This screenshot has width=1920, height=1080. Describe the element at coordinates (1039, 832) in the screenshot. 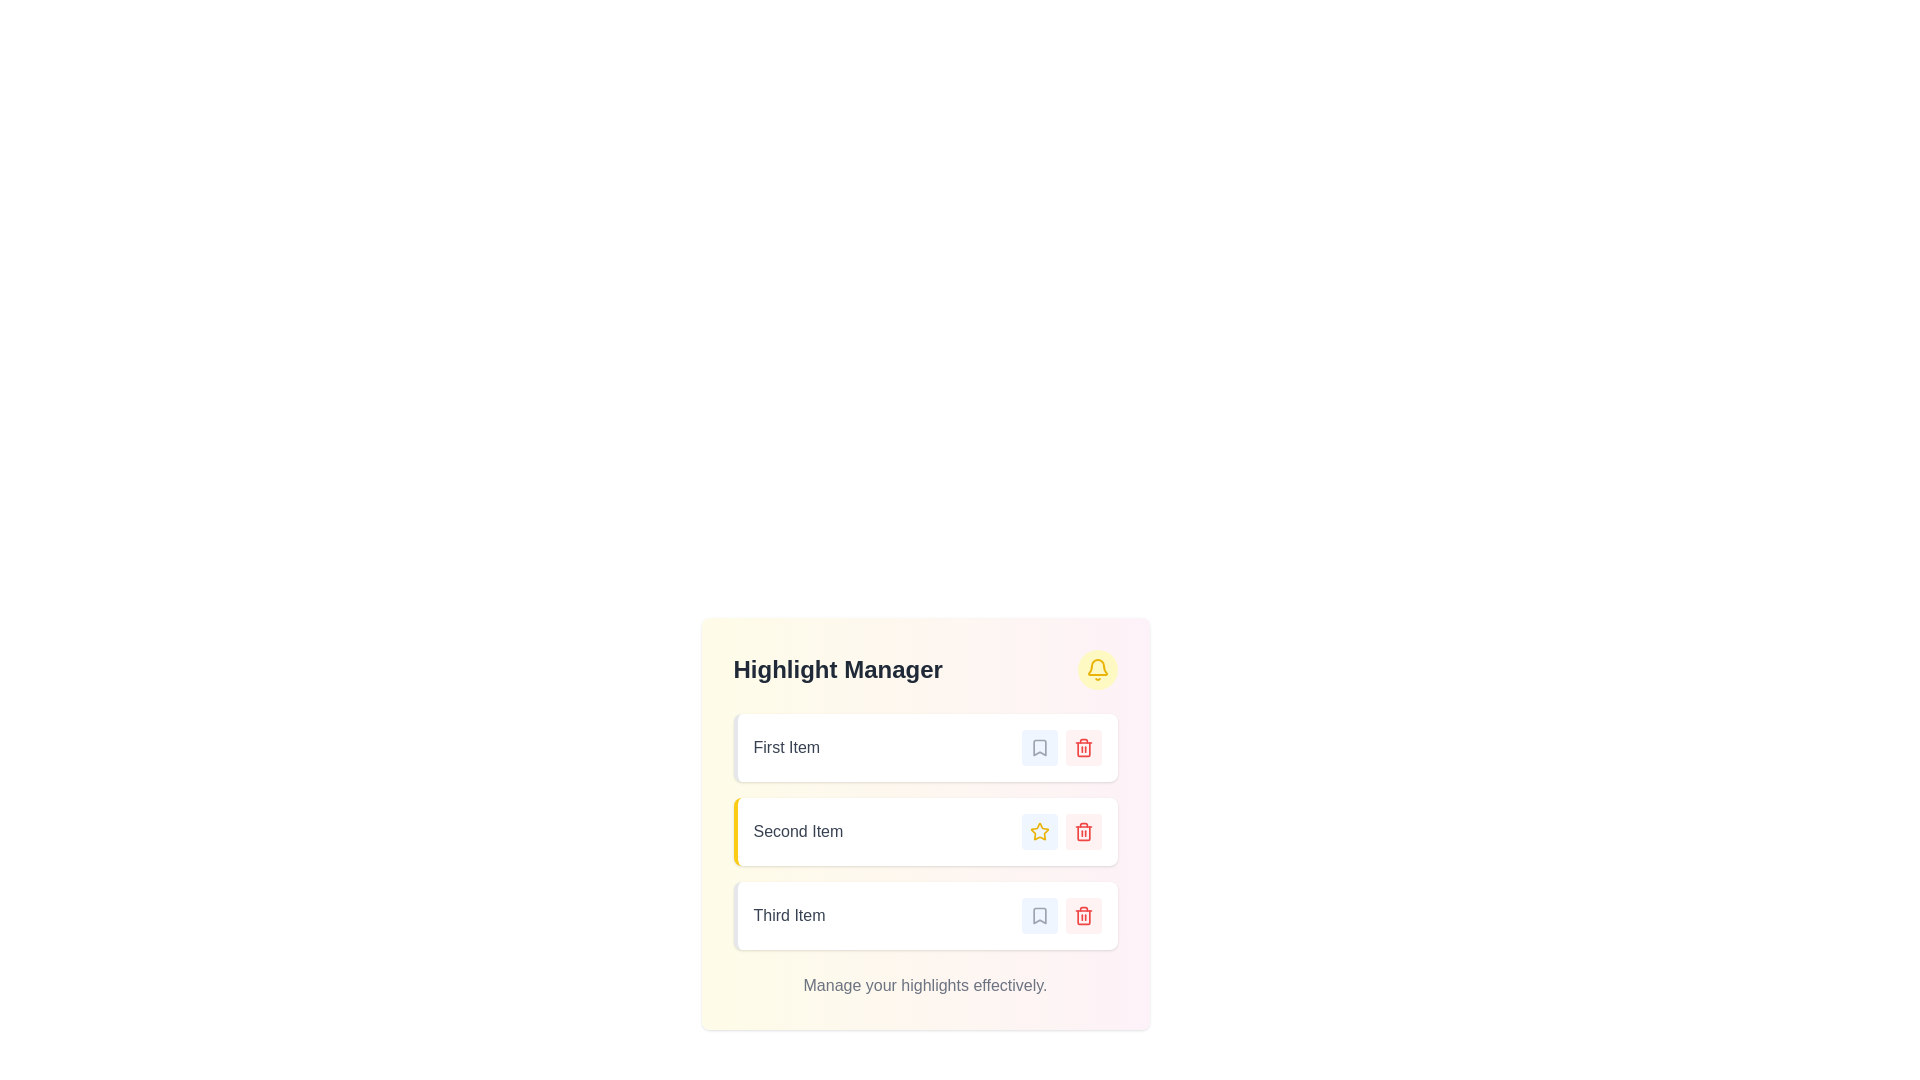

I see `the yellow star-shaped icon located in the 'Second Item' row of the 'Highlight Manager' section` at that location.